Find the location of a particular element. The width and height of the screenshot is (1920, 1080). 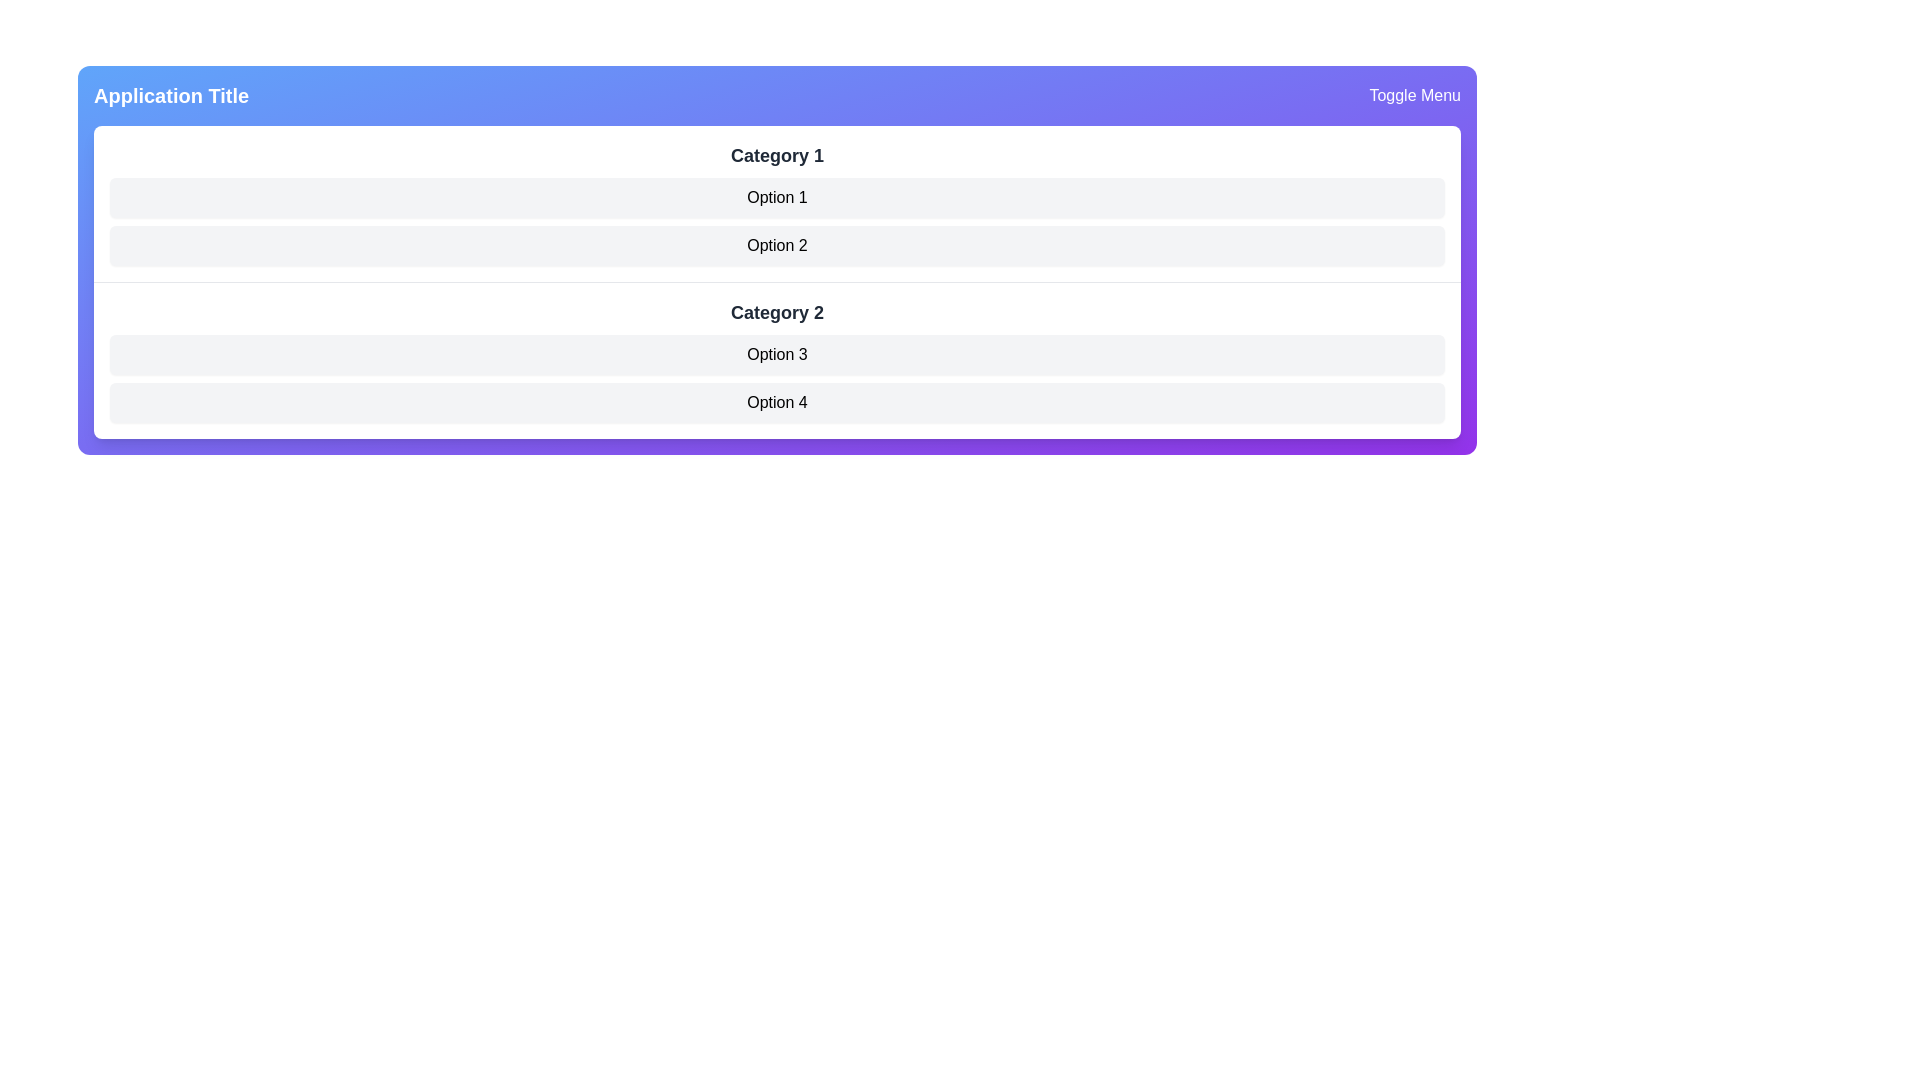

the 'Option 3' button, which is a rectangular button with rounded corners and a light gray background, located in the middle-left section of the interface within the 'Category 2' group is located at coordinates (776, 353).